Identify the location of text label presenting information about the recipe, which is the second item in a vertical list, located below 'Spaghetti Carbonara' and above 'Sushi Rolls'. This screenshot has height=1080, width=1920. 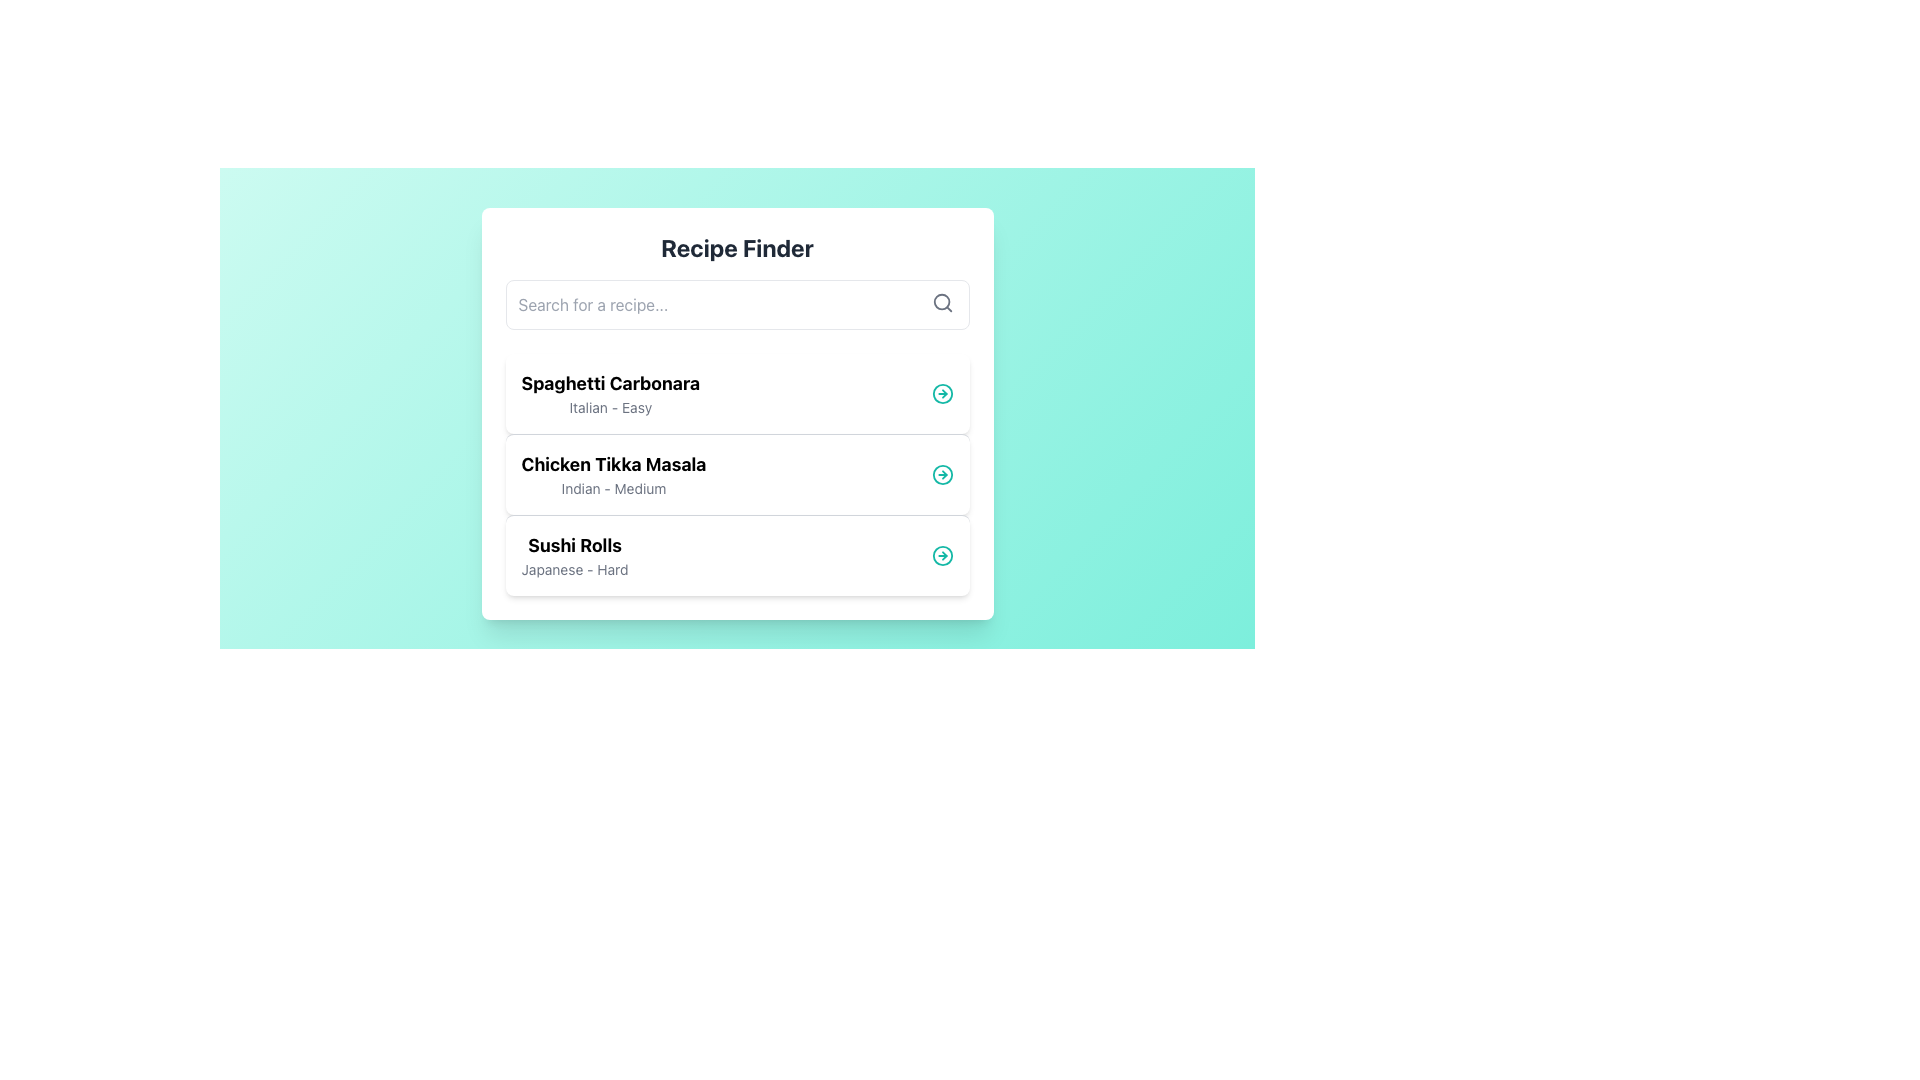
(613, 474).